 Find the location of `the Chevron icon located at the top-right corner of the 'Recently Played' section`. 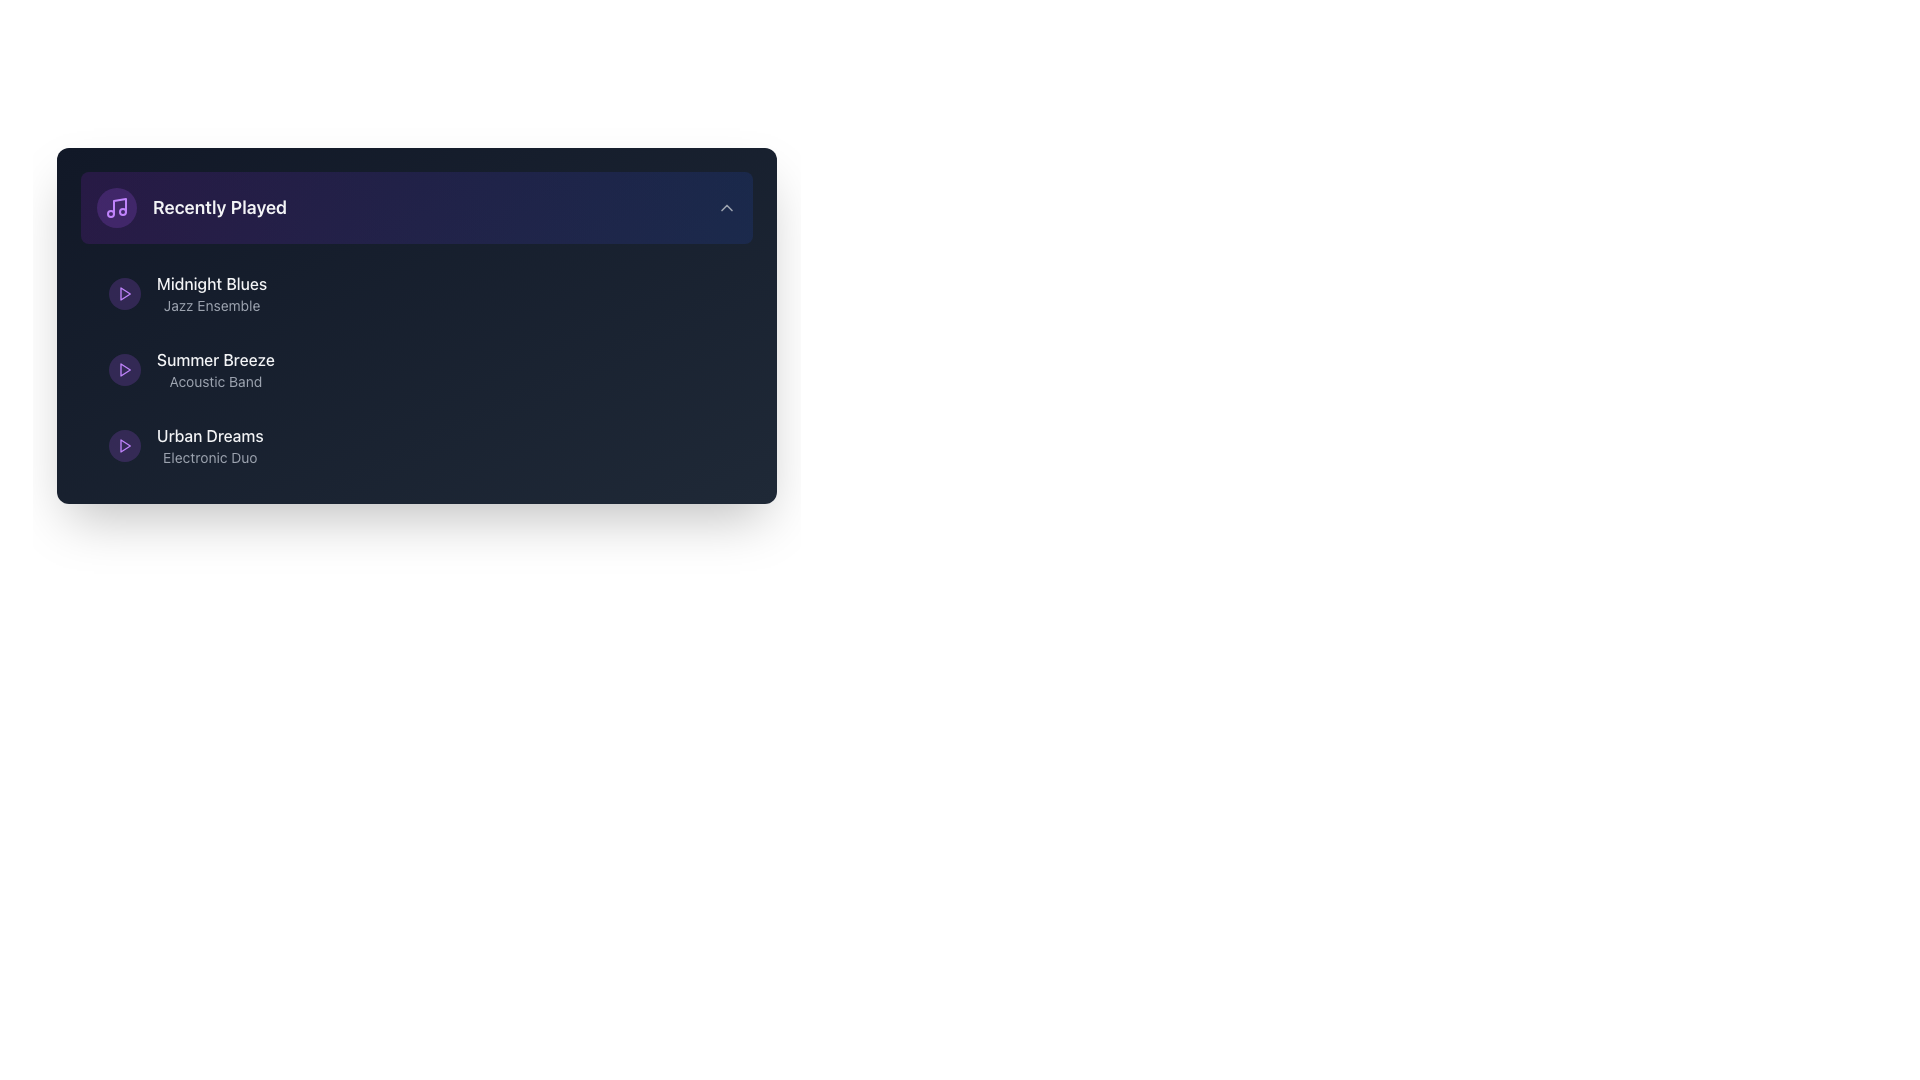

the Chevron icon located at the top-right corner of the 'Recently Played' section is located at coordinates (725, 208).